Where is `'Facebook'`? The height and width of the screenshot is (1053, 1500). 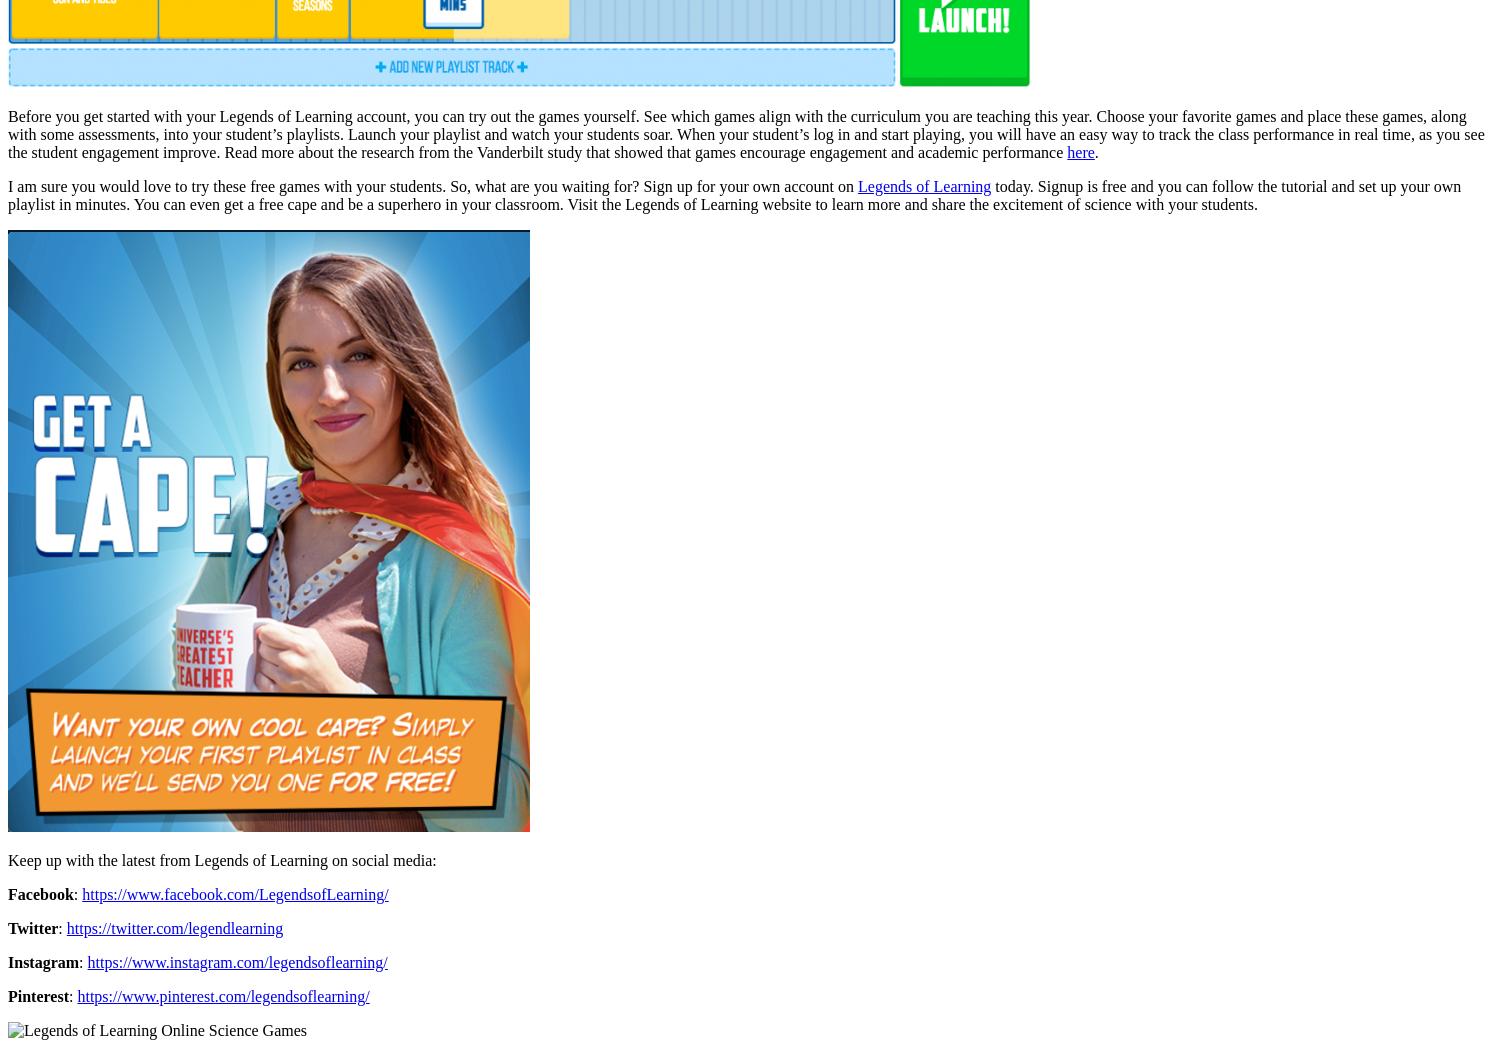 'Facebook' is located at coordinates (40, 893).